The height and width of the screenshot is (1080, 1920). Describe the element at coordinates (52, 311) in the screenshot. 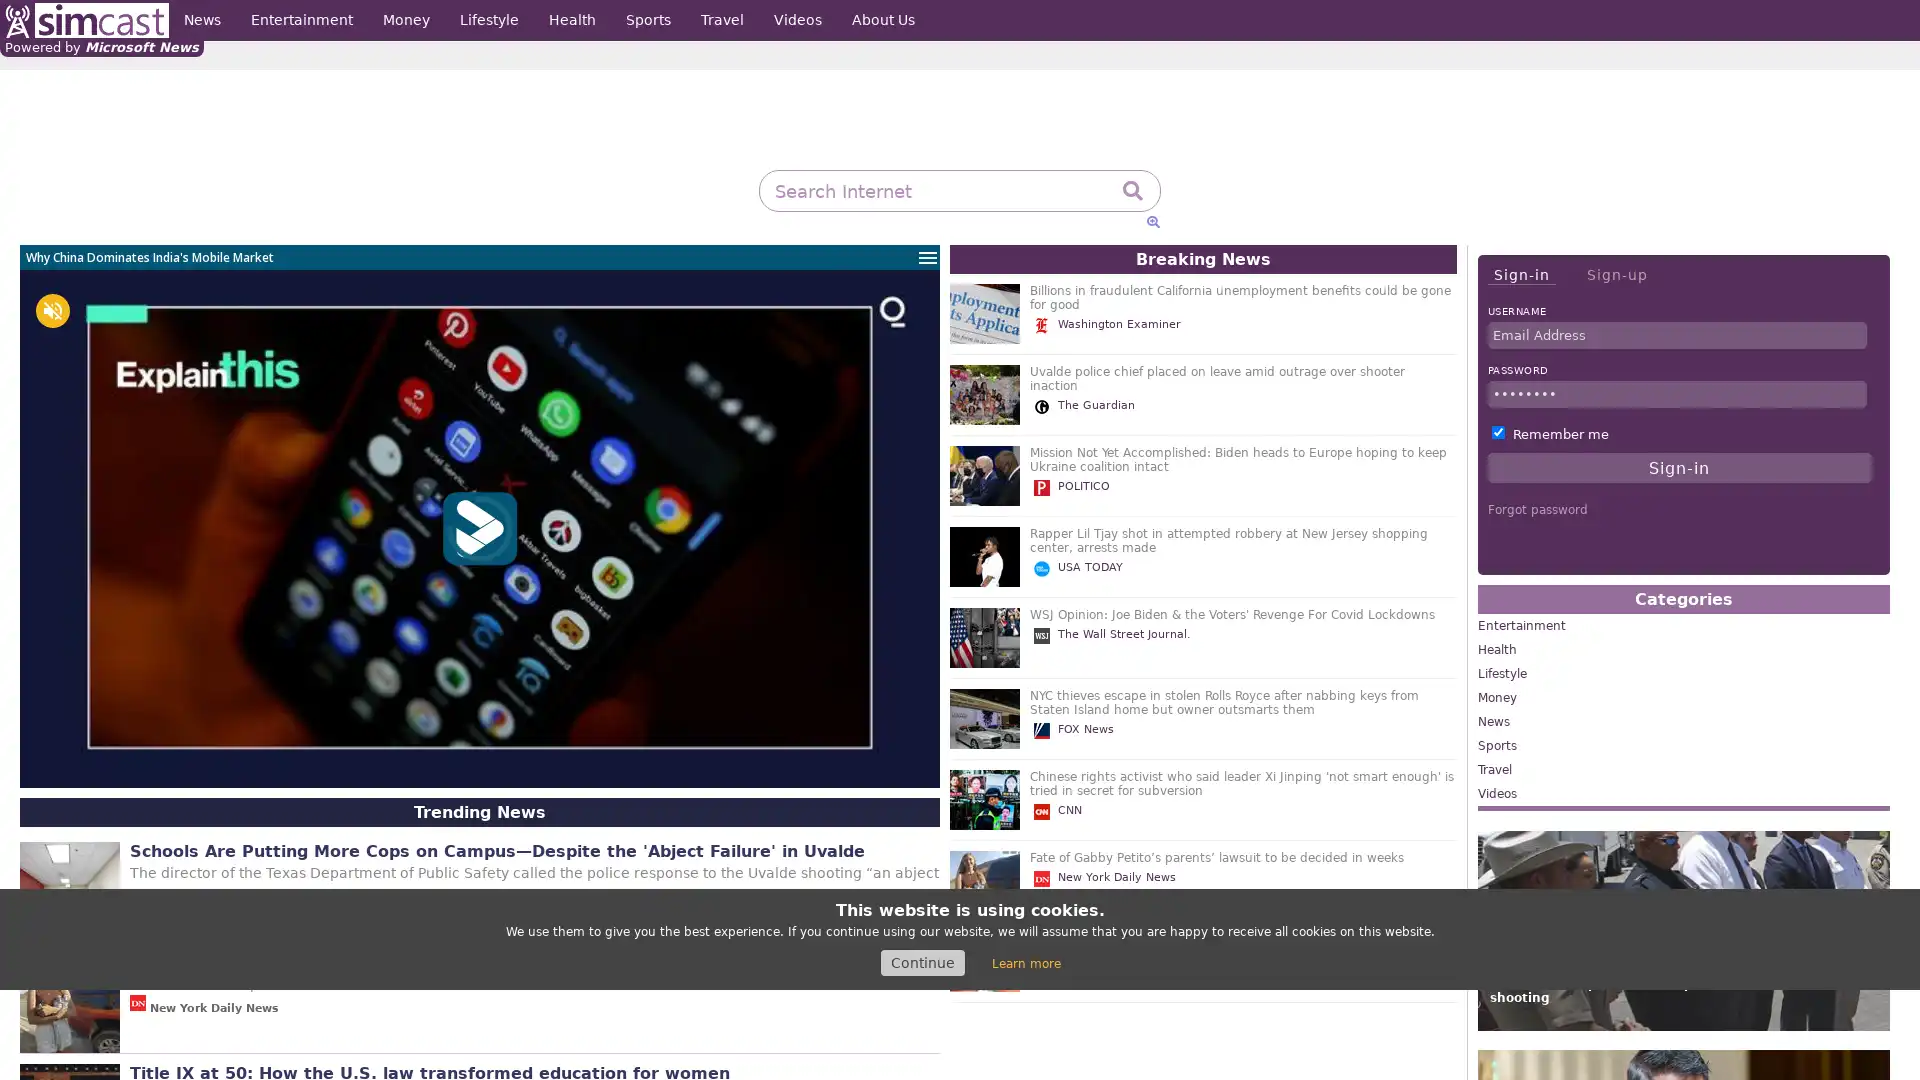

I see `volume_offvolume_up` at that location.